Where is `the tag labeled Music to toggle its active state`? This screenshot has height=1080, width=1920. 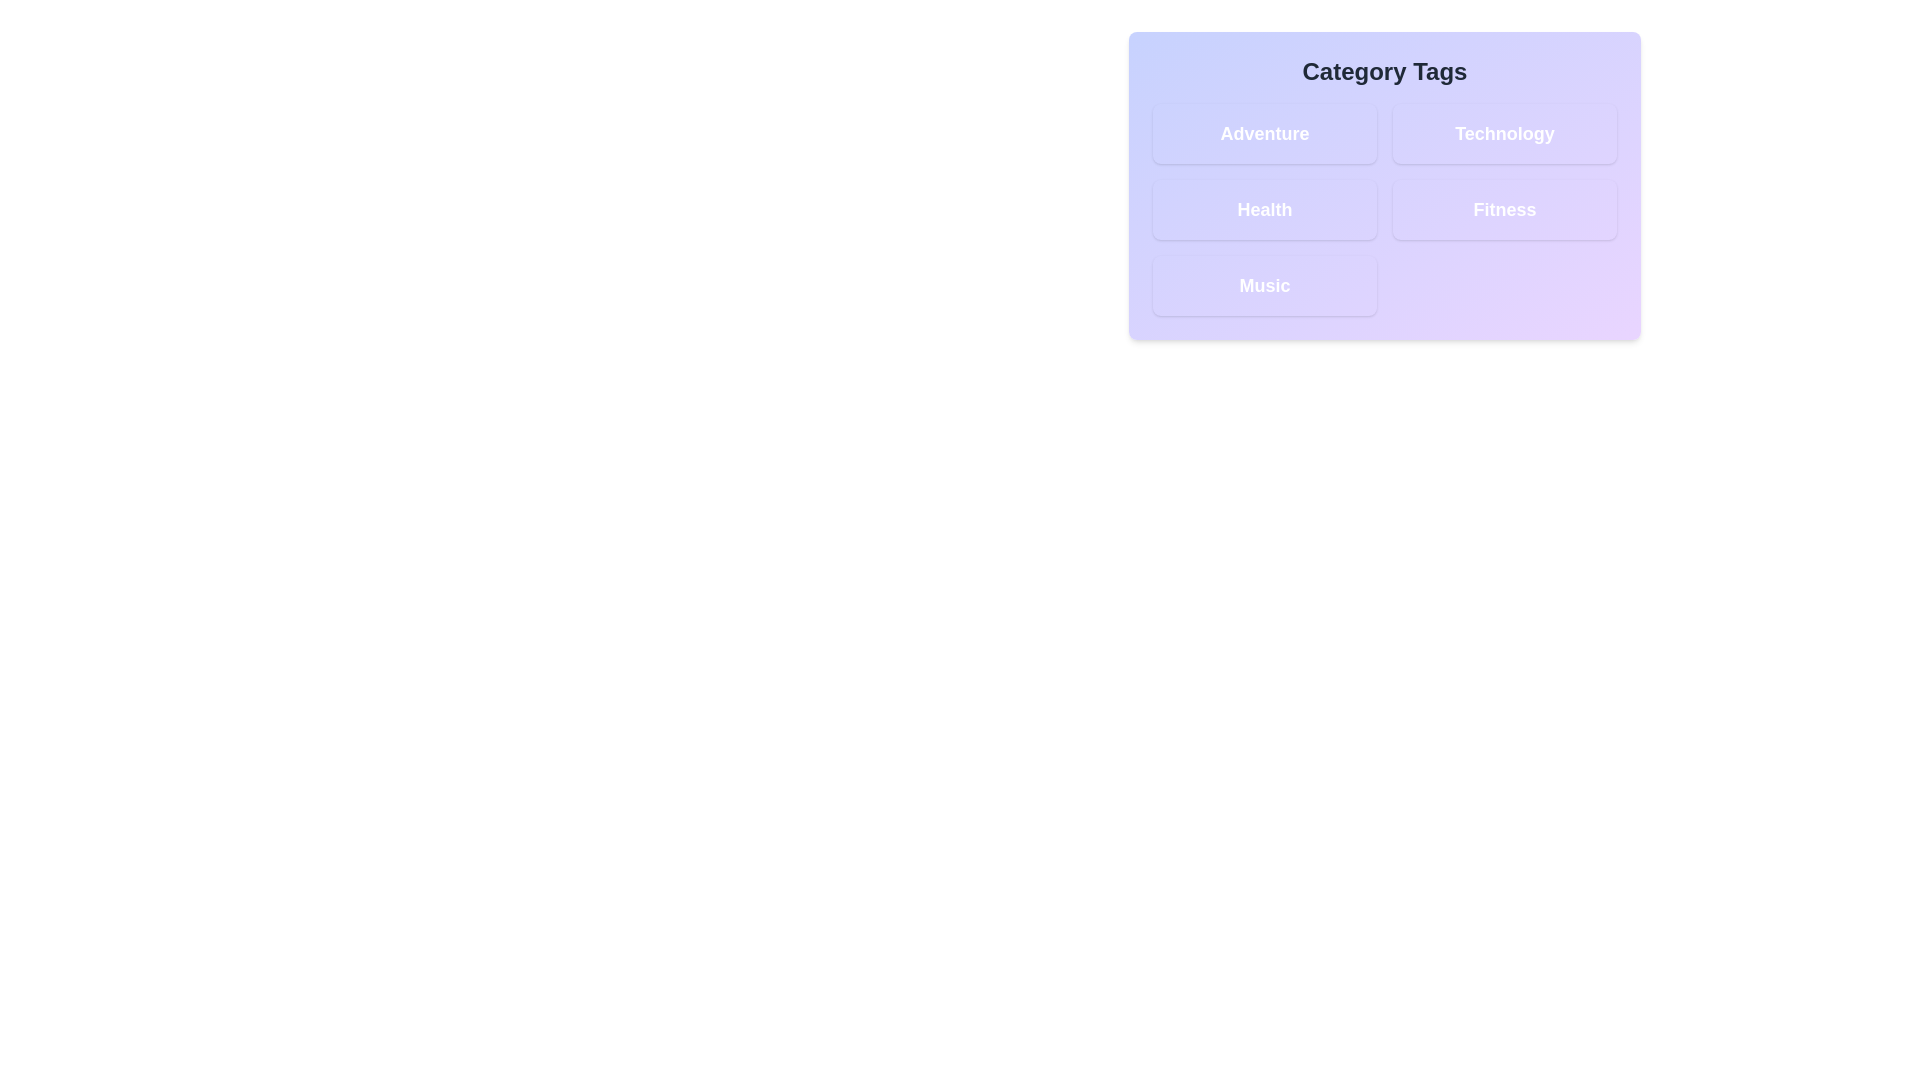
the tag labeled Music to toggle its active state is located at coordinates (1264, 285).